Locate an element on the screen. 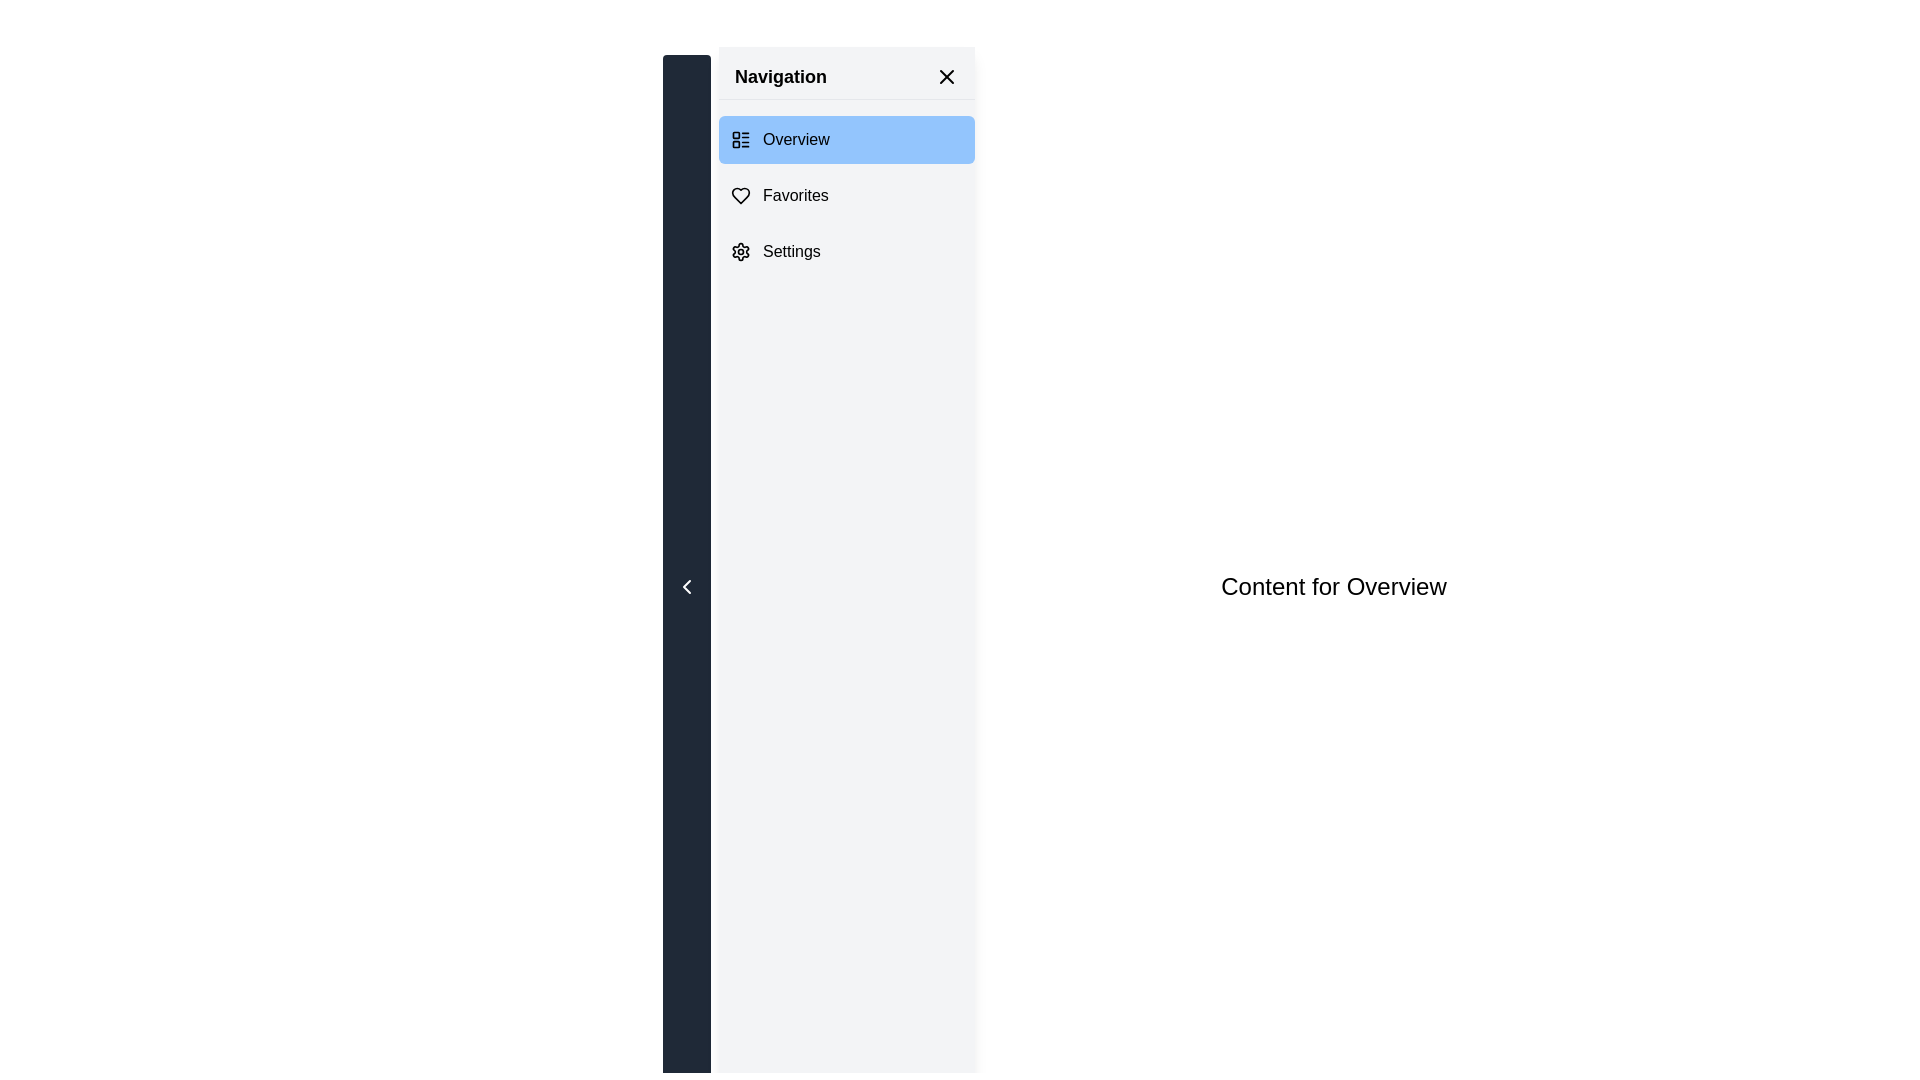 This screenshot has width=1920, height=1080. the 'Overview' text label in the navigation pane is located at coordinates (795, 138).